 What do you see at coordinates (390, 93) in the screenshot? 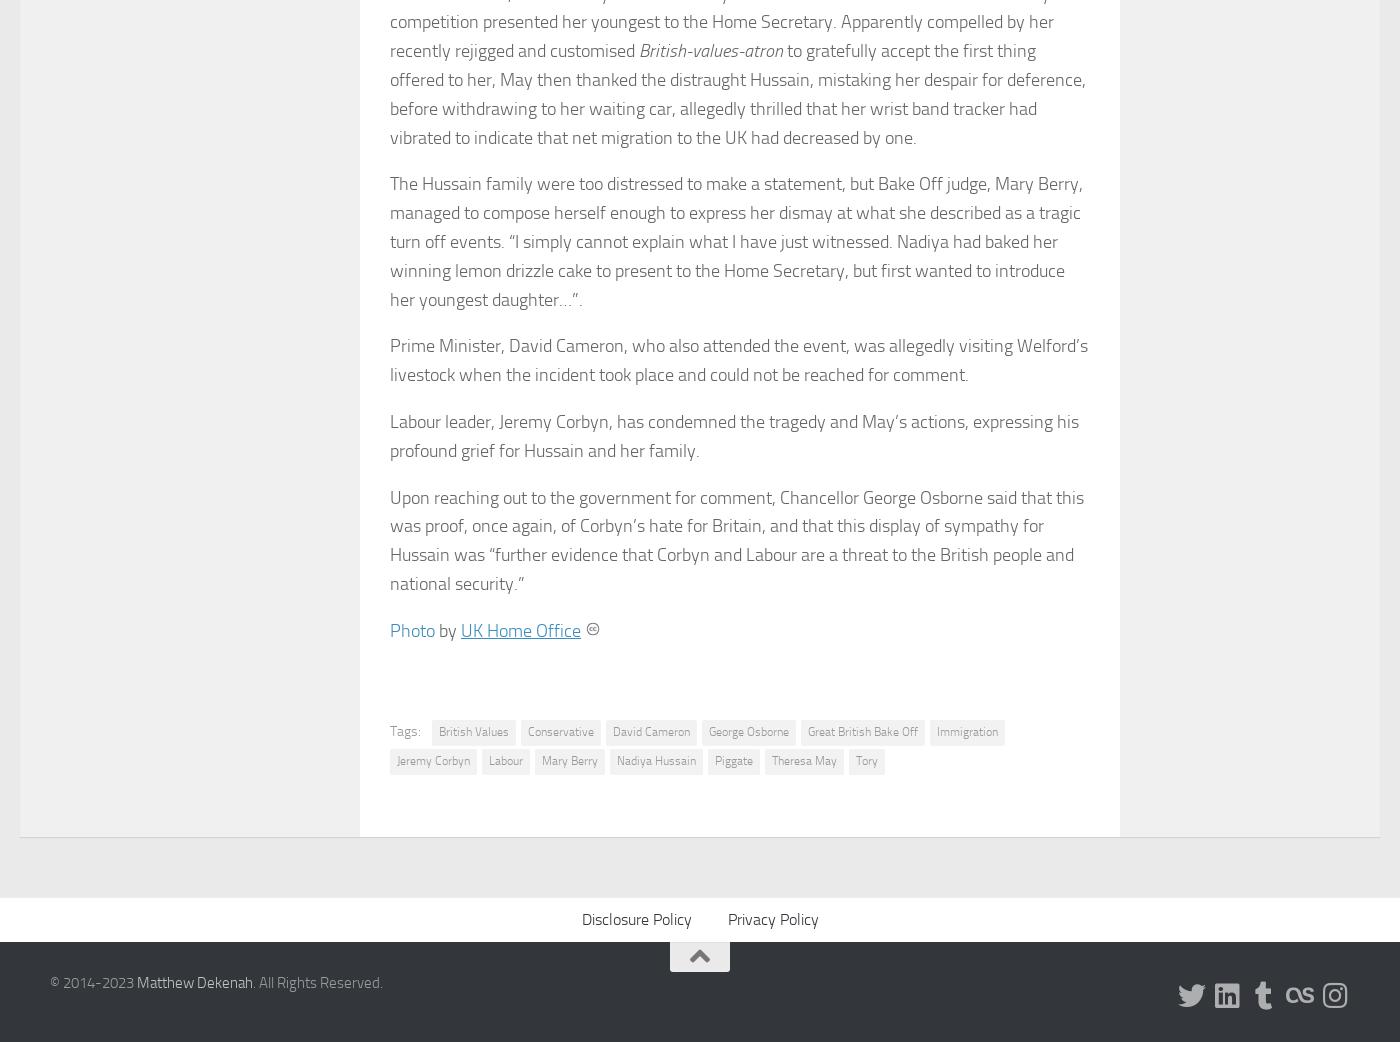
I see `'to gratefully accept the first thing offered to her, May then thanked the distraught Hussain, mistaking her despair for deference, before withdrawing to her waiting car, allegedly thrilled that her wrist band tracker had vibrated to indicate that net migration to the UK had decreased by one.'` at bounding box center [390, 93].